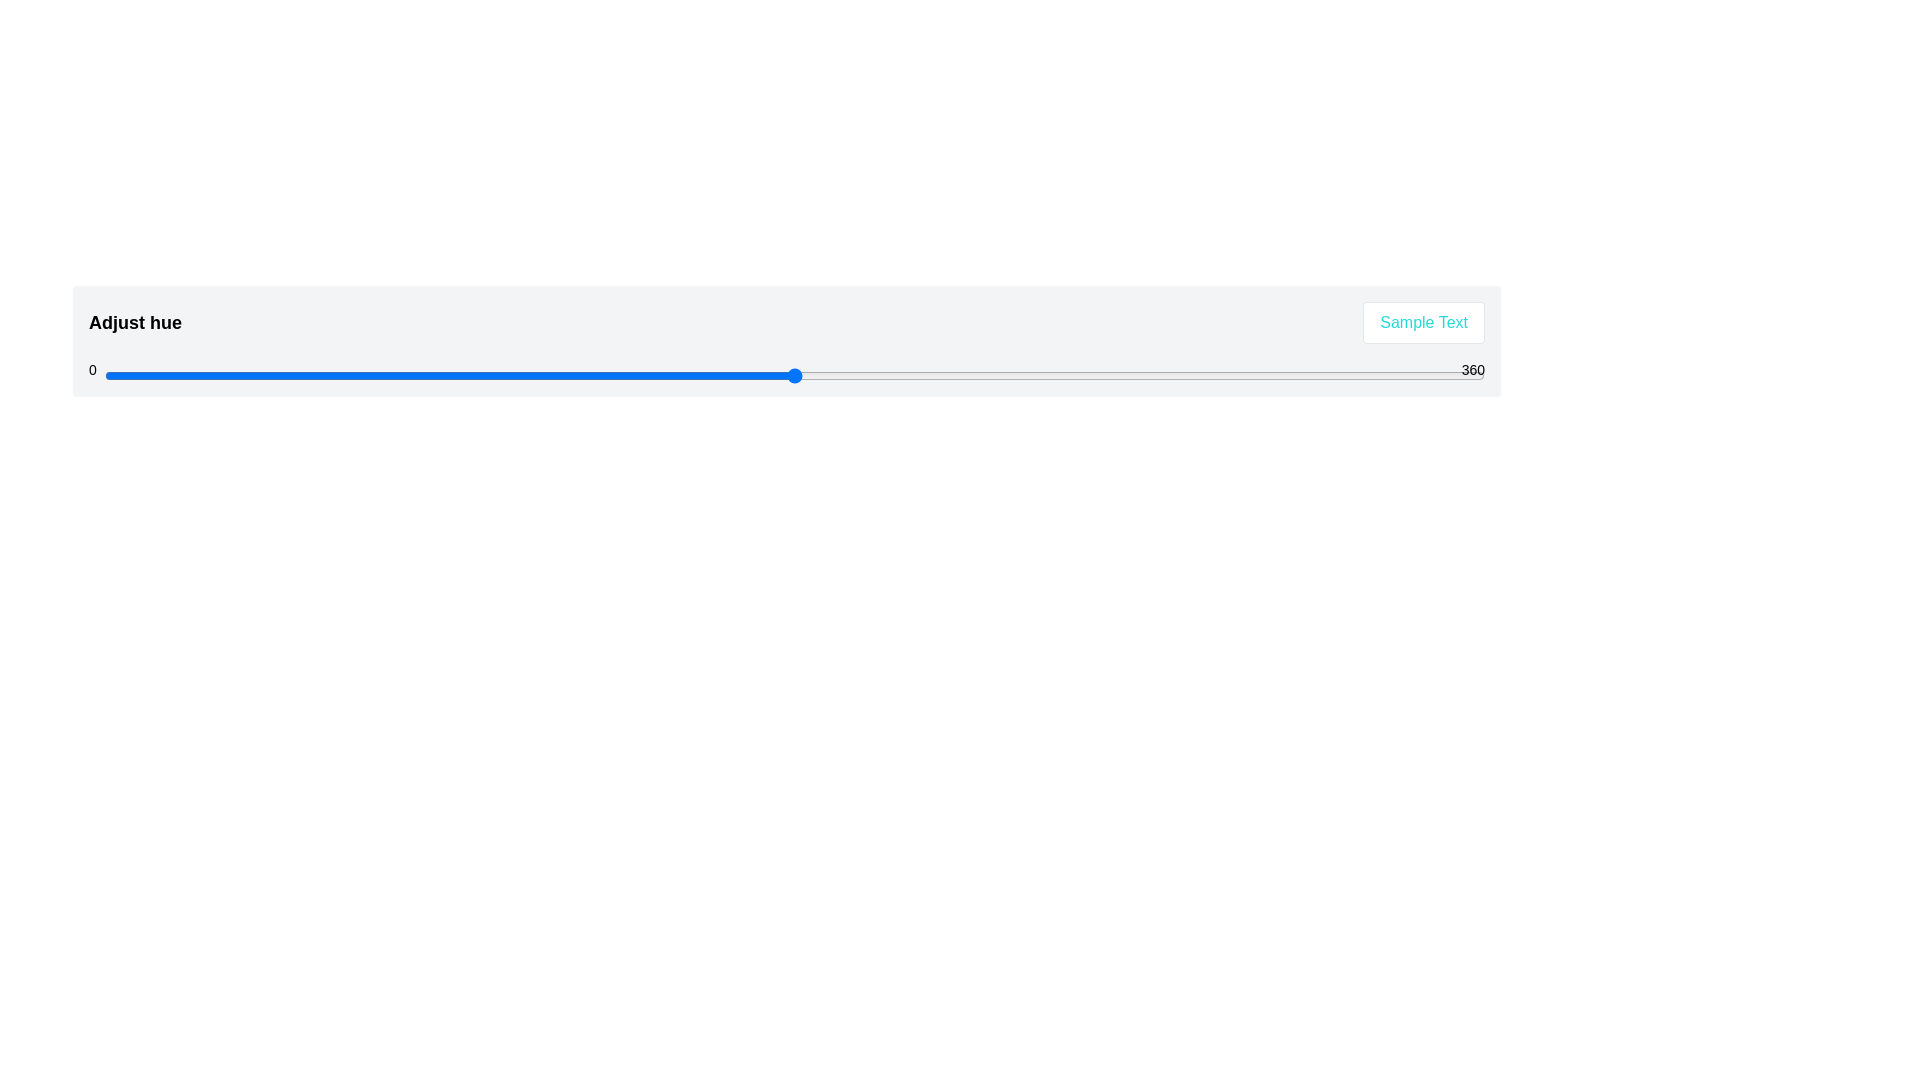 Image resolution: width=1920 pixels, height=1080 pixels. I want to click on the hue slider to a value of 233, so click(998, 375).